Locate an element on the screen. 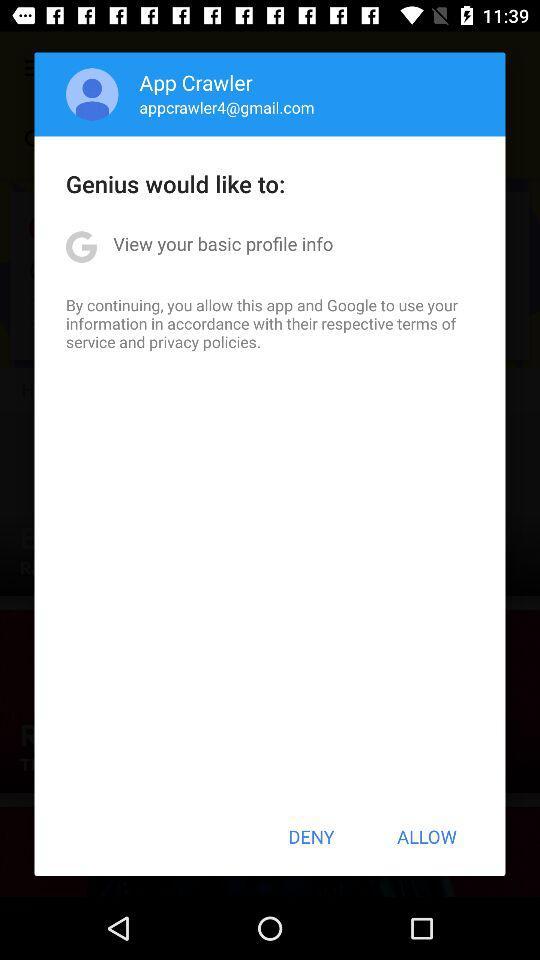 The height and width of the screenshot is (960, 540). the app crawler icon is located at coordinates (196, 82).